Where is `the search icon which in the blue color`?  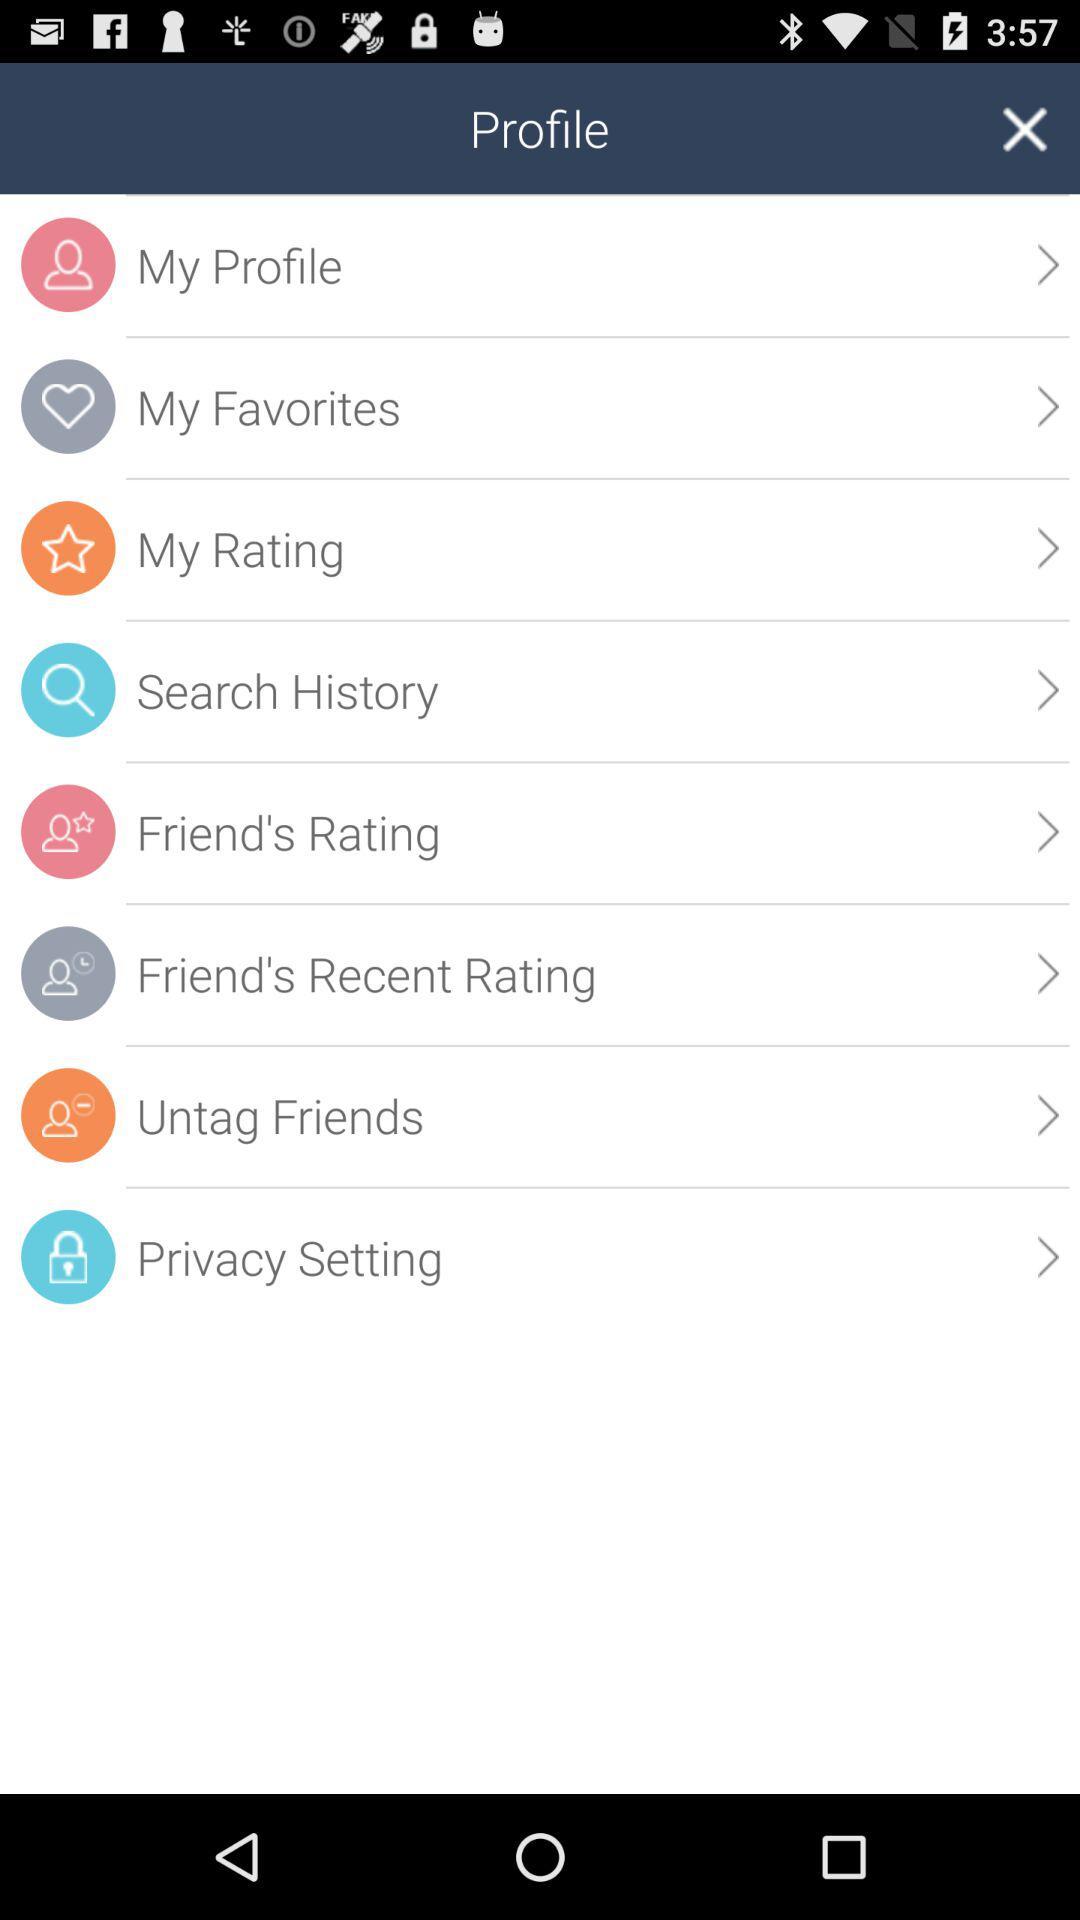 the search icon which in the blue color is located at coordinates (67, 690).